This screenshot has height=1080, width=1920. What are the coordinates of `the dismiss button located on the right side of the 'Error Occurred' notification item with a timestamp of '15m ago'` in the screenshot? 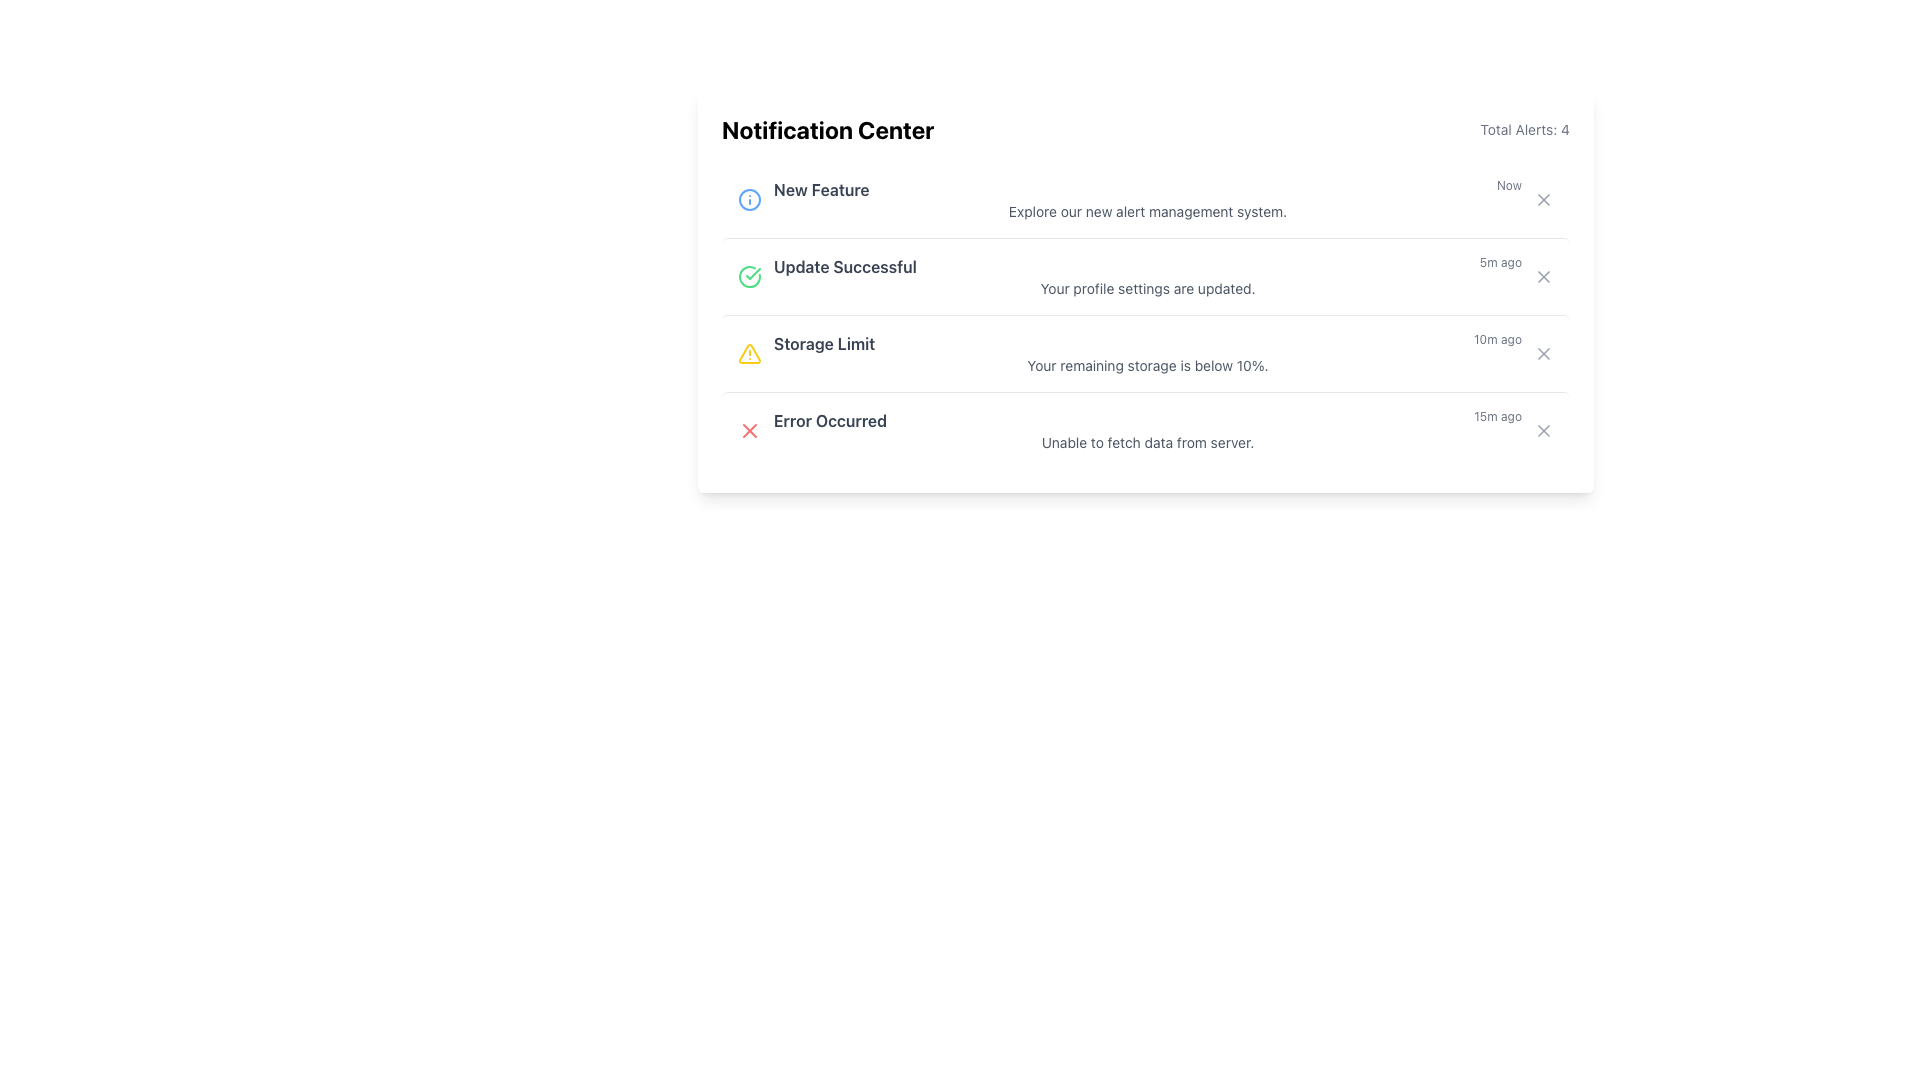 It's located at (1543, 430).